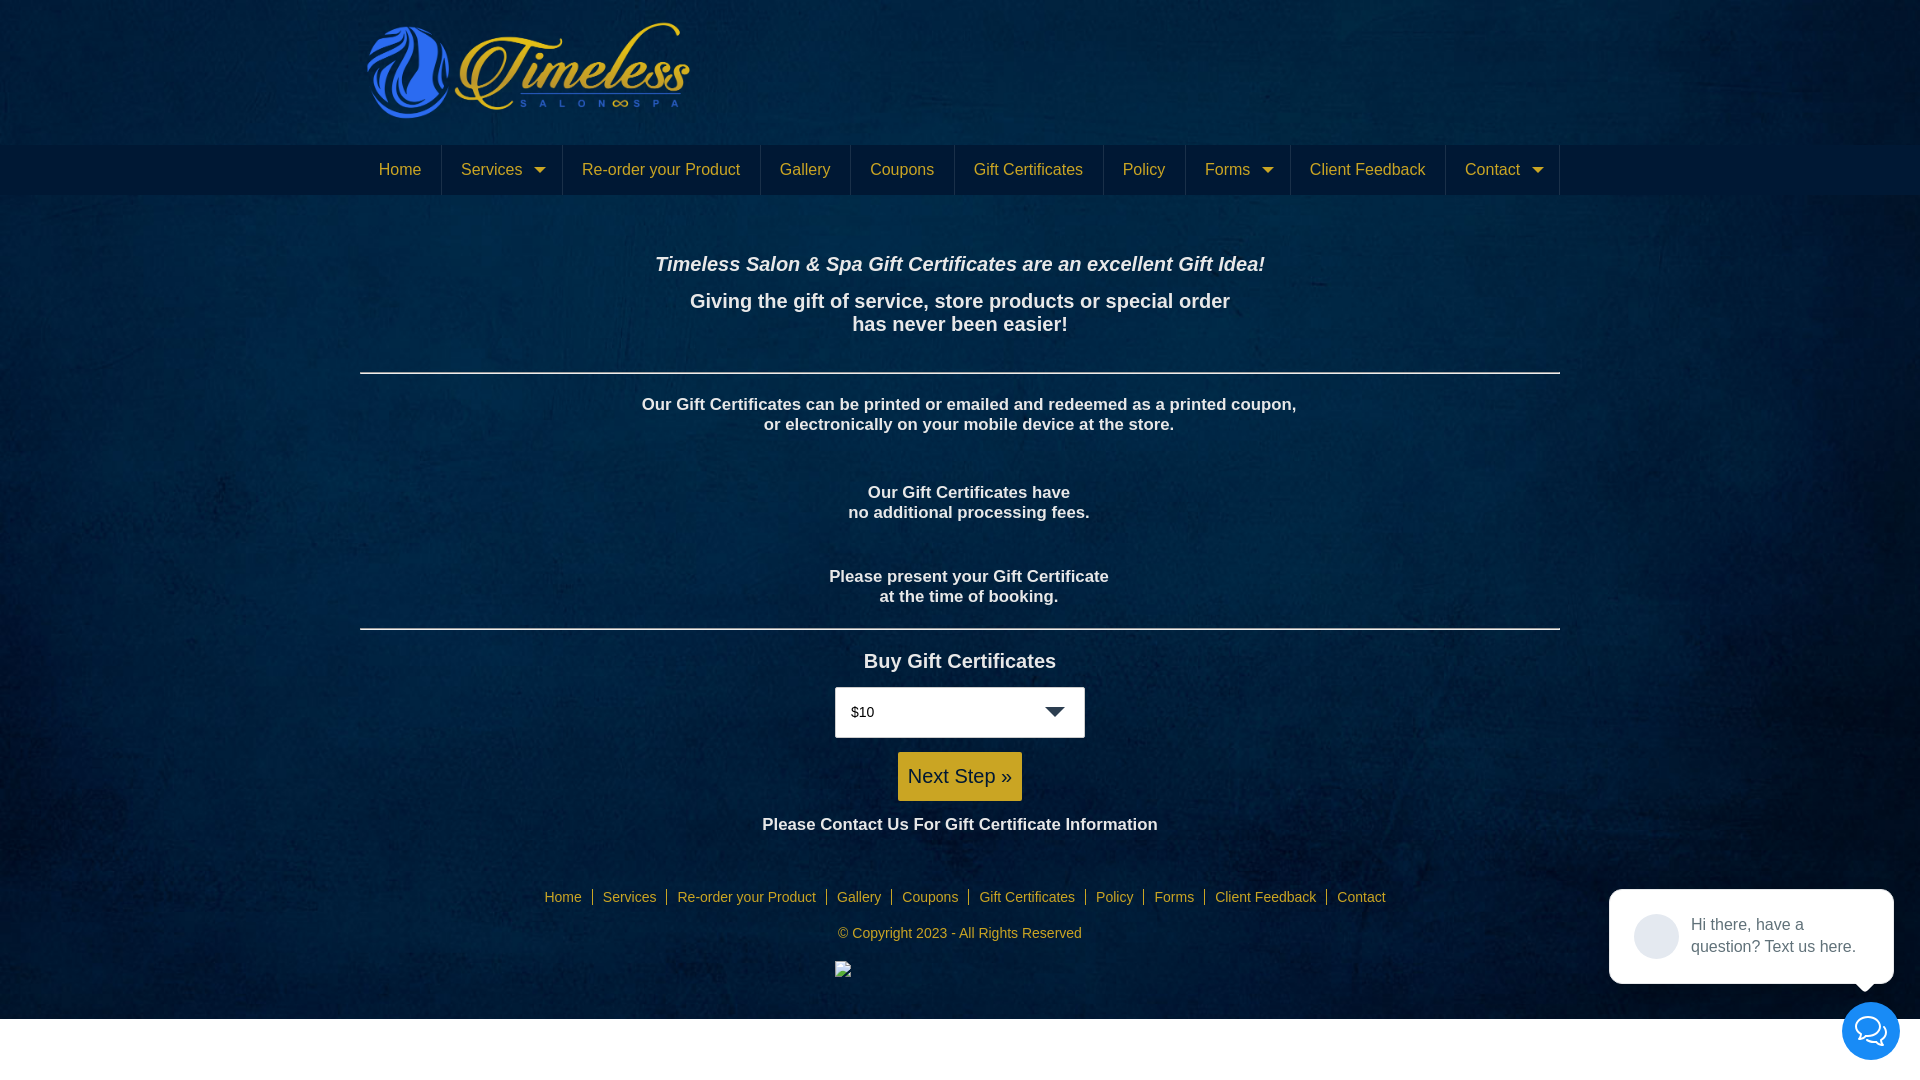 The width and height of the screenshot is (1920, 1080). Describe the element at coordinates (859, 896) in the screenshot. I see `'Gallery'` at that location.